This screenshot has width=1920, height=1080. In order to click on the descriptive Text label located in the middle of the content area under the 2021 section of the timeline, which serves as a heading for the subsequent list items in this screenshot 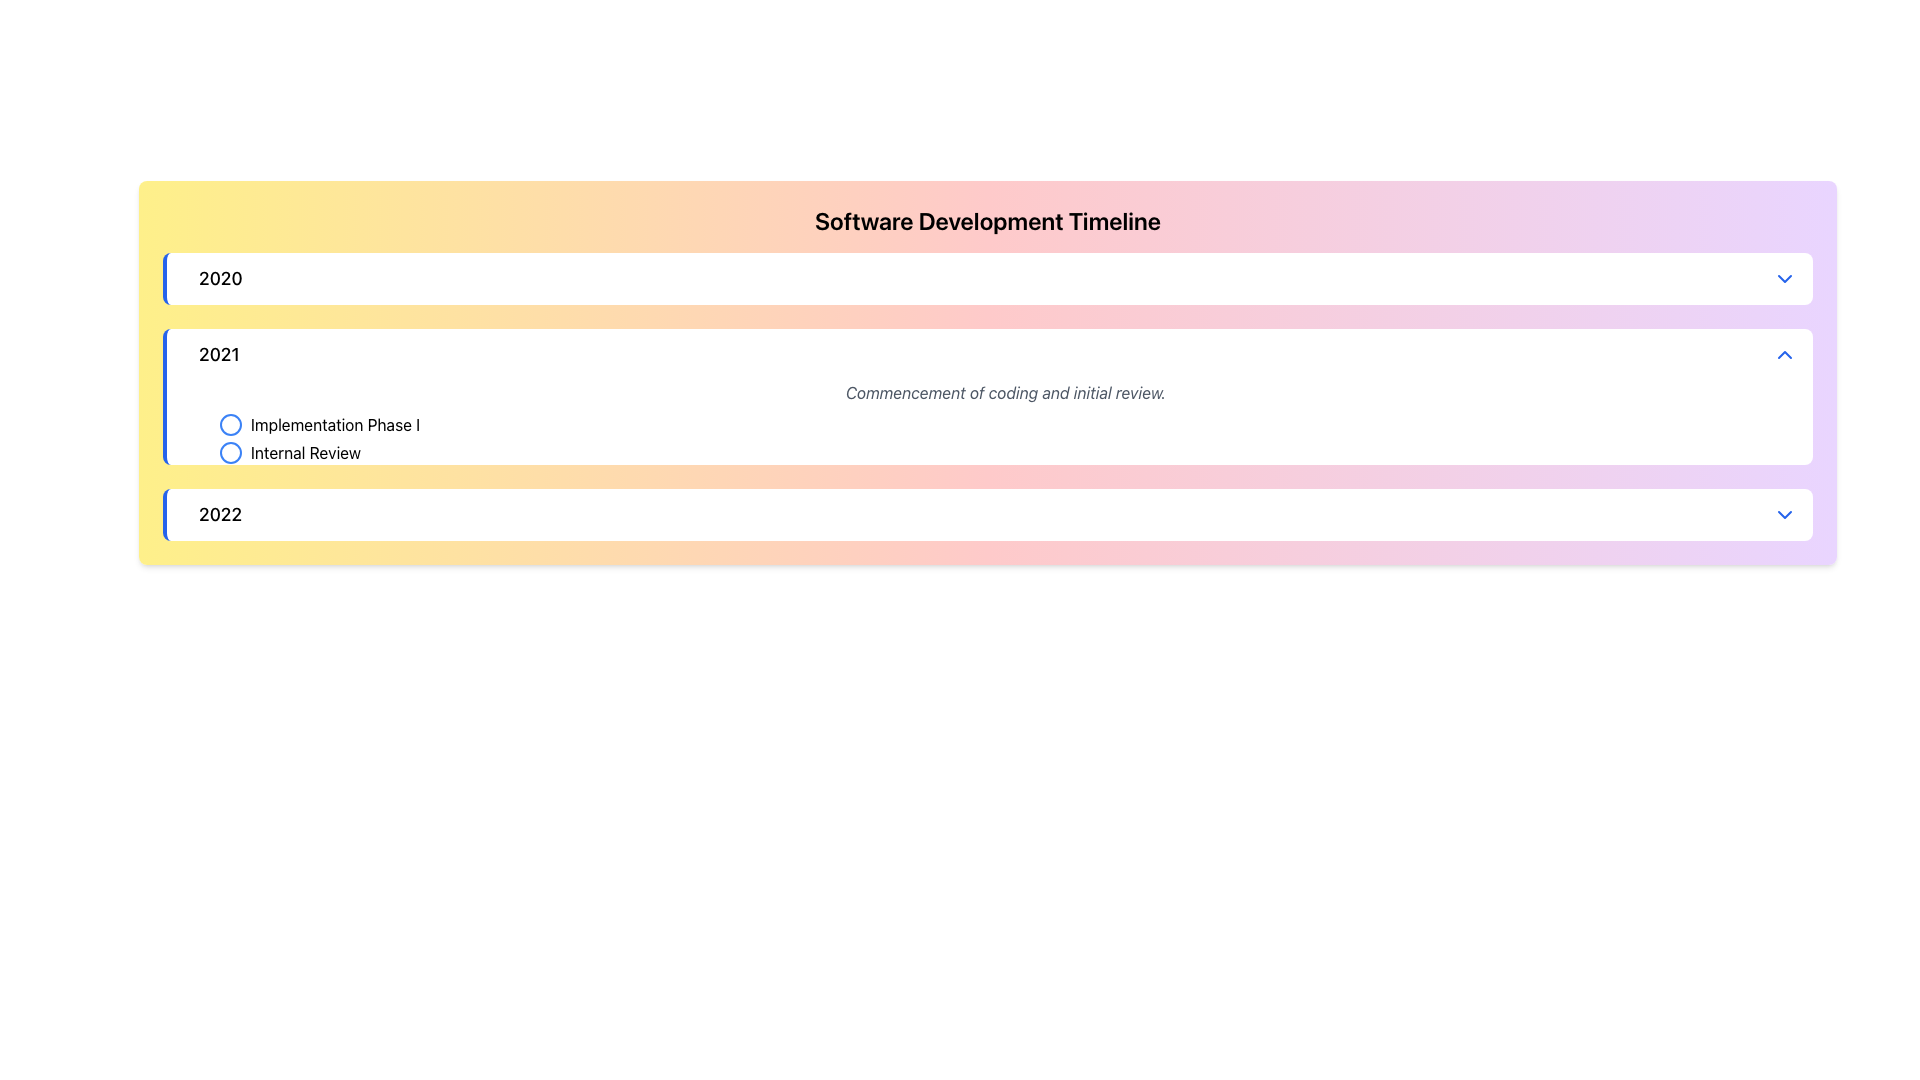, I will do `click(1006, 393)`.